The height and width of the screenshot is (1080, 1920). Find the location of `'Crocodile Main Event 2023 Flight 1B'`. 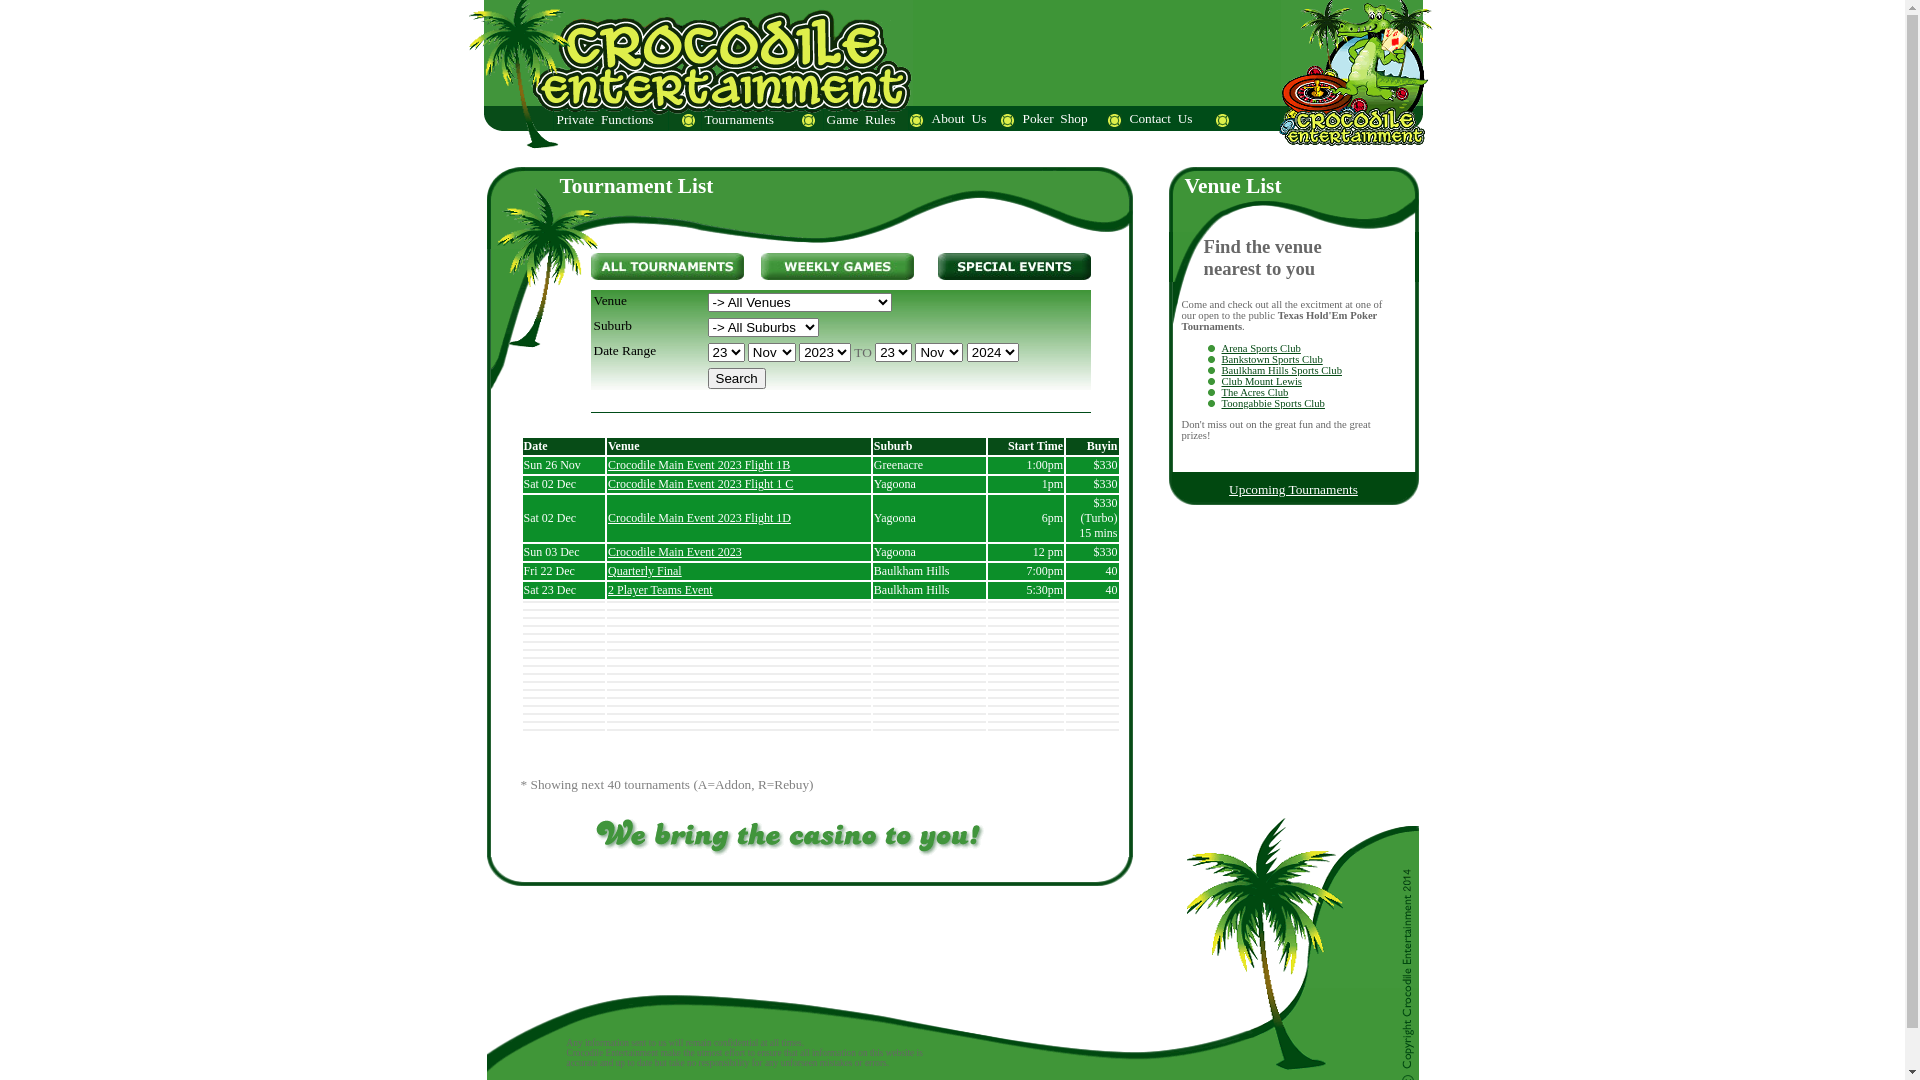

'Crocodile Main Event 2023 Flight 1B' is located at coordinates (607, 465).